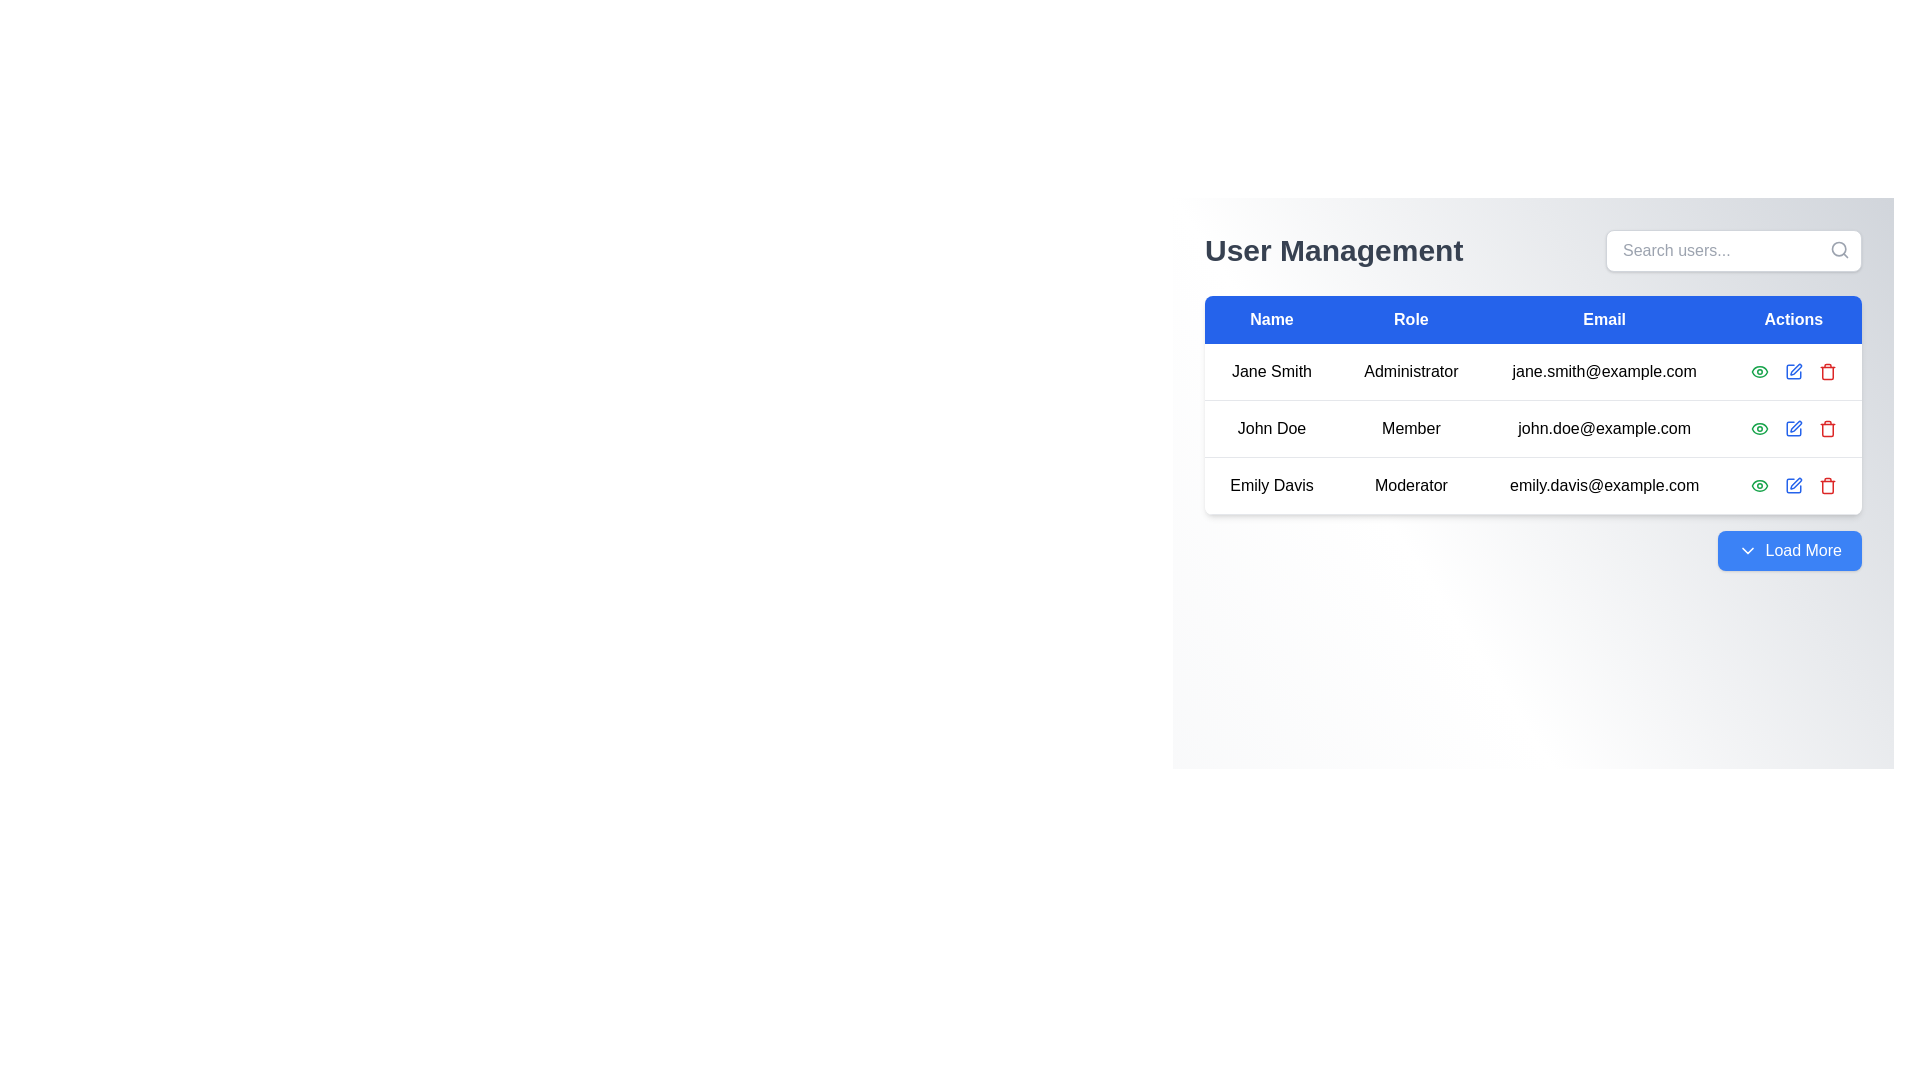 Image resolution: width=1920 pixels, height=1080 pixels. Describe the element at coordinates (1793, 427) in the screenshot. I see `the blue edit icon resembling a pen in the 'Actions' column of the second row` at that location.